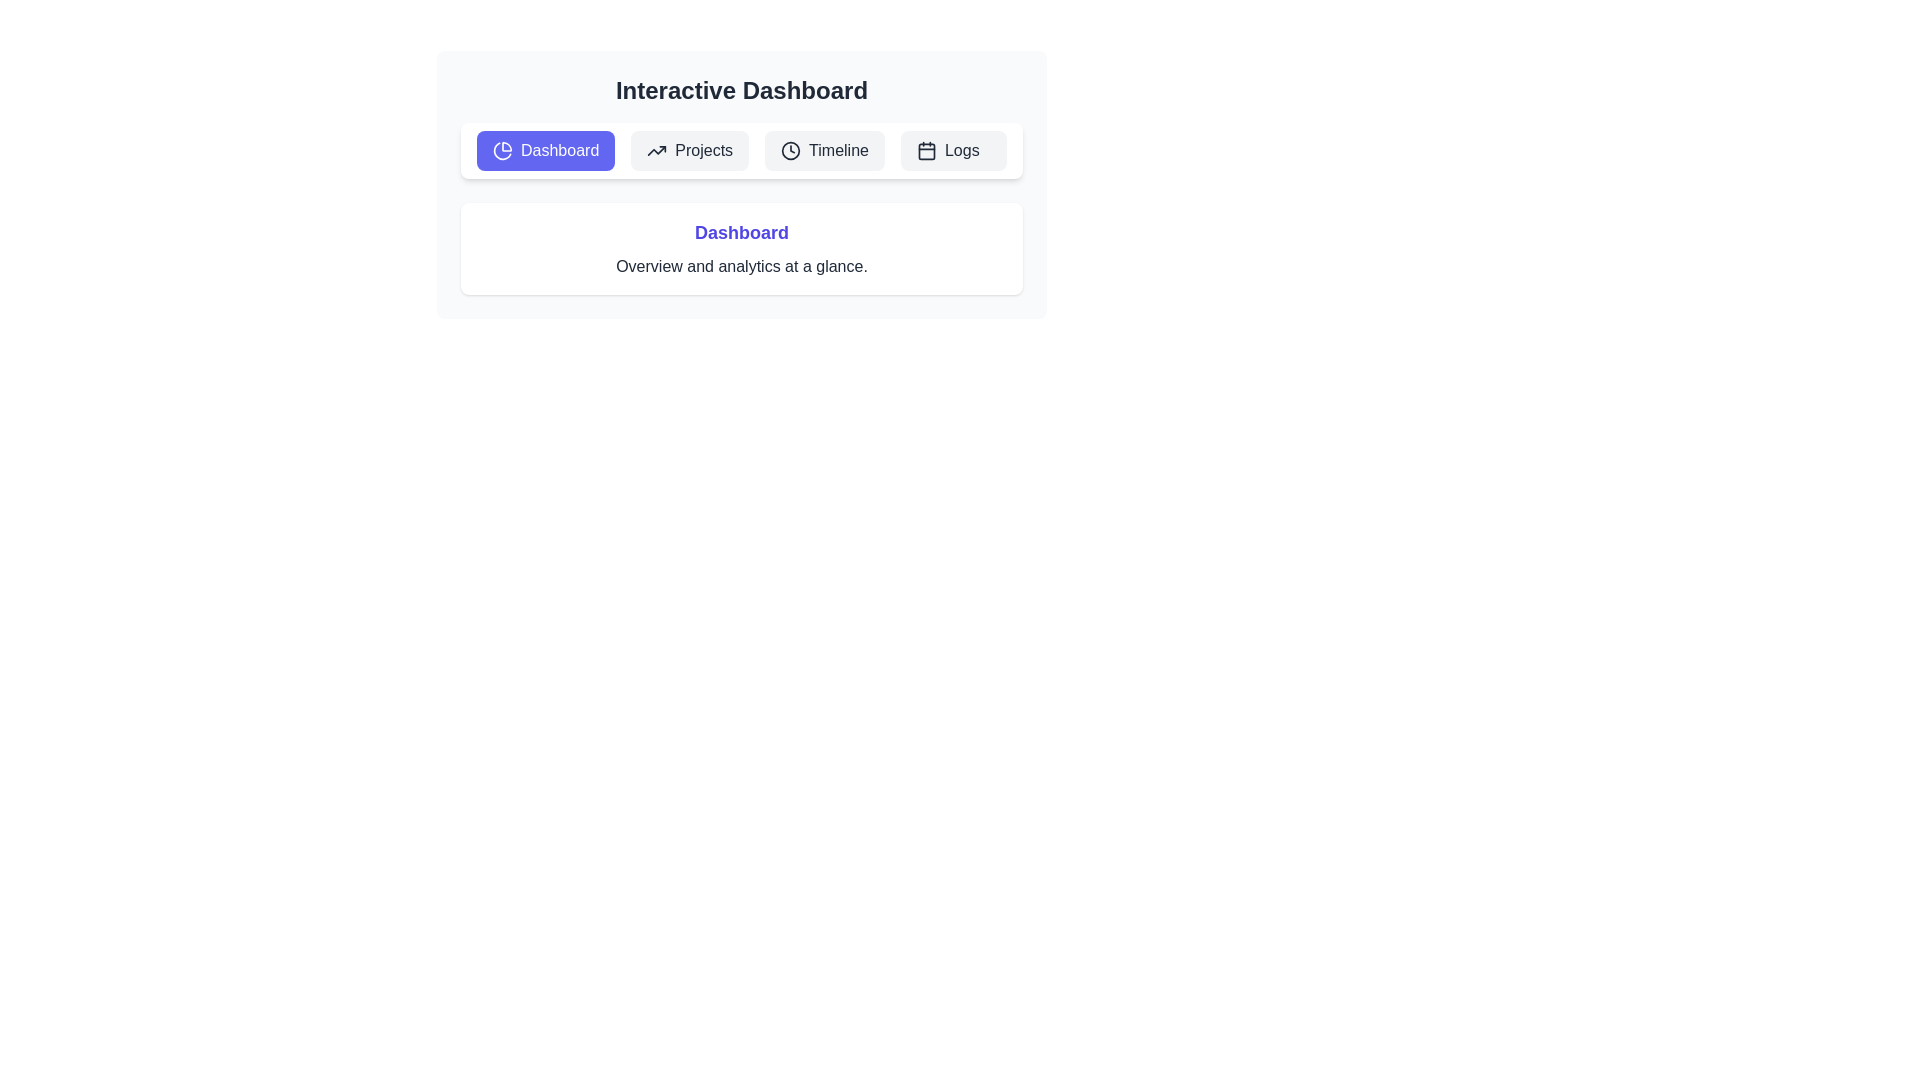 The image size is (1920, 1080). What do you see at coordinates (741, 231) in the screenshot?
I see `the 'Dashboard' text label, which is displayed in bold with a large font size and deep indigo color, located inside a rounded white card` at bounding box center [741, 231].